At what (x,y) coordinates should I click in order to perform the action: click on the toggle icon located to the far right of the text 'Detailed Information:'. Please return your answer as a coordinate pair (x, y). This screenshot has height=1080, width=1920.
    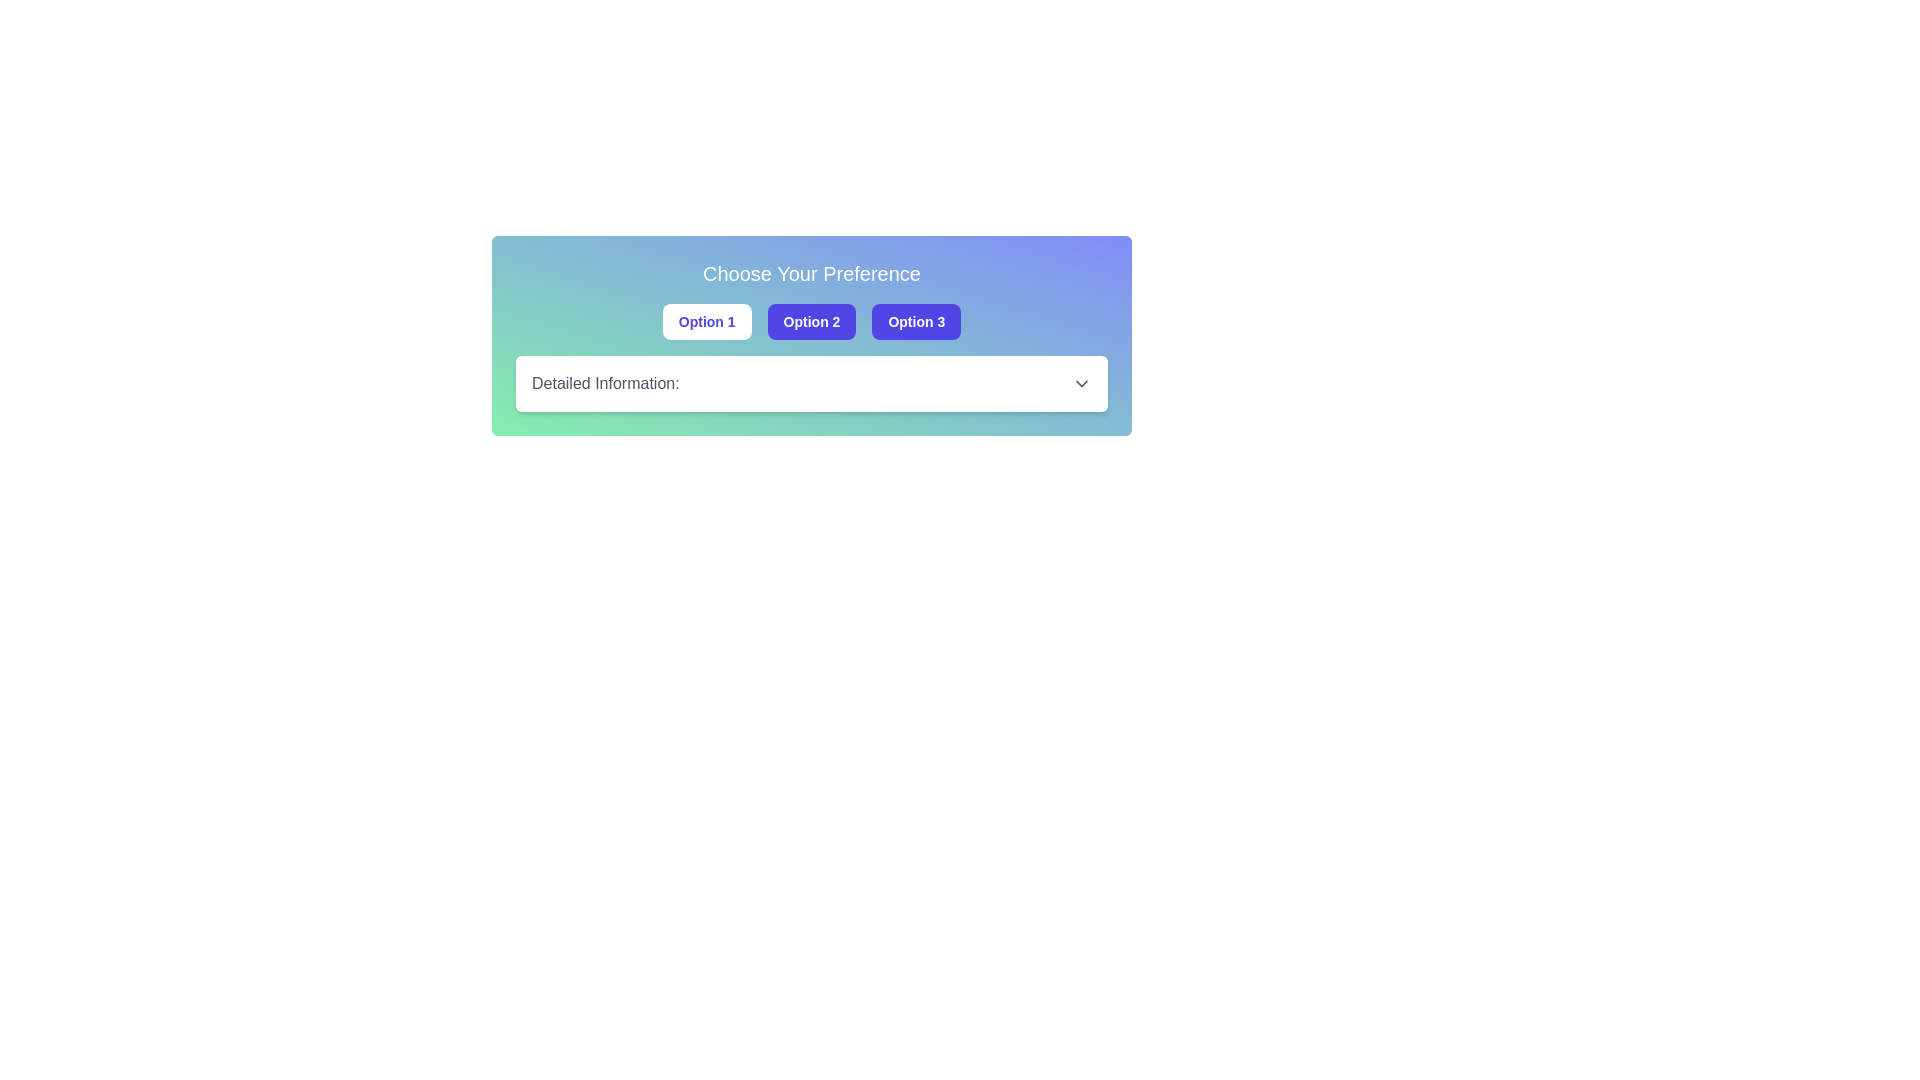
    Looking at the image, I should click on (1080, 384).